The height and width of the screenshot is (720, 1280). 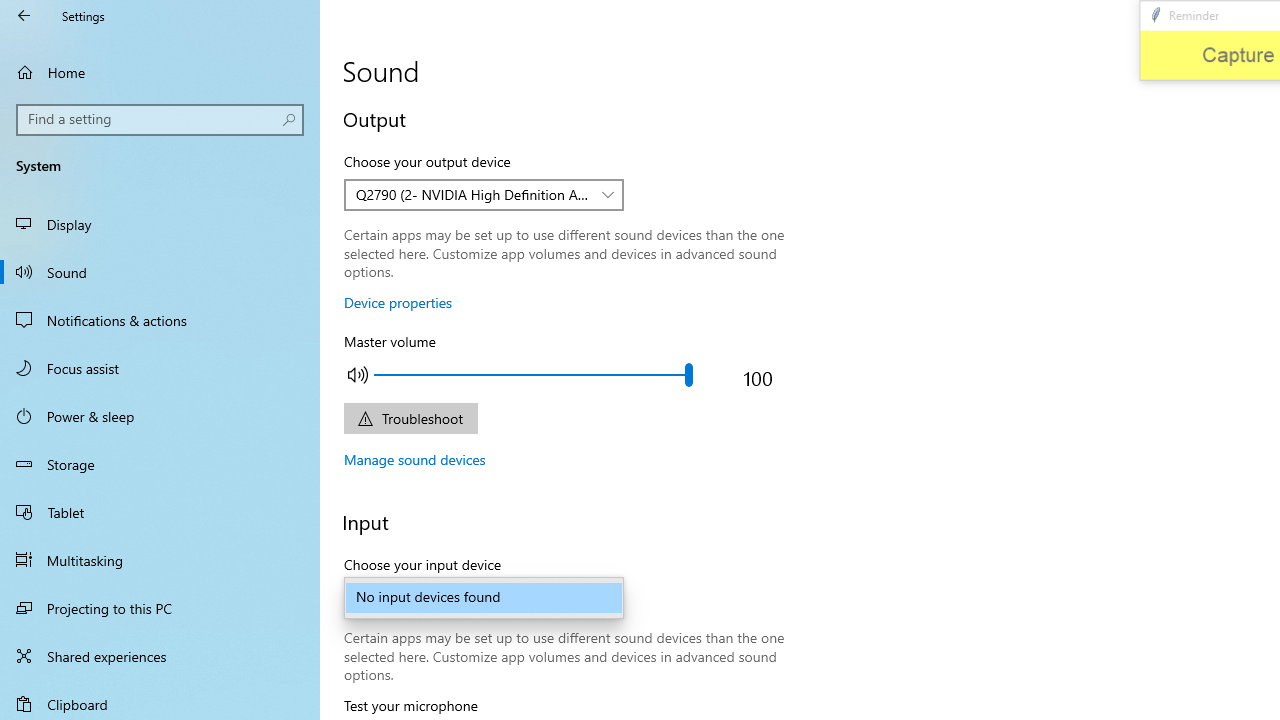 What do you see at coordinates (160, 607) in the screenshot?
I see `'Projecting to this PC'` at bounding box center [160, 607].